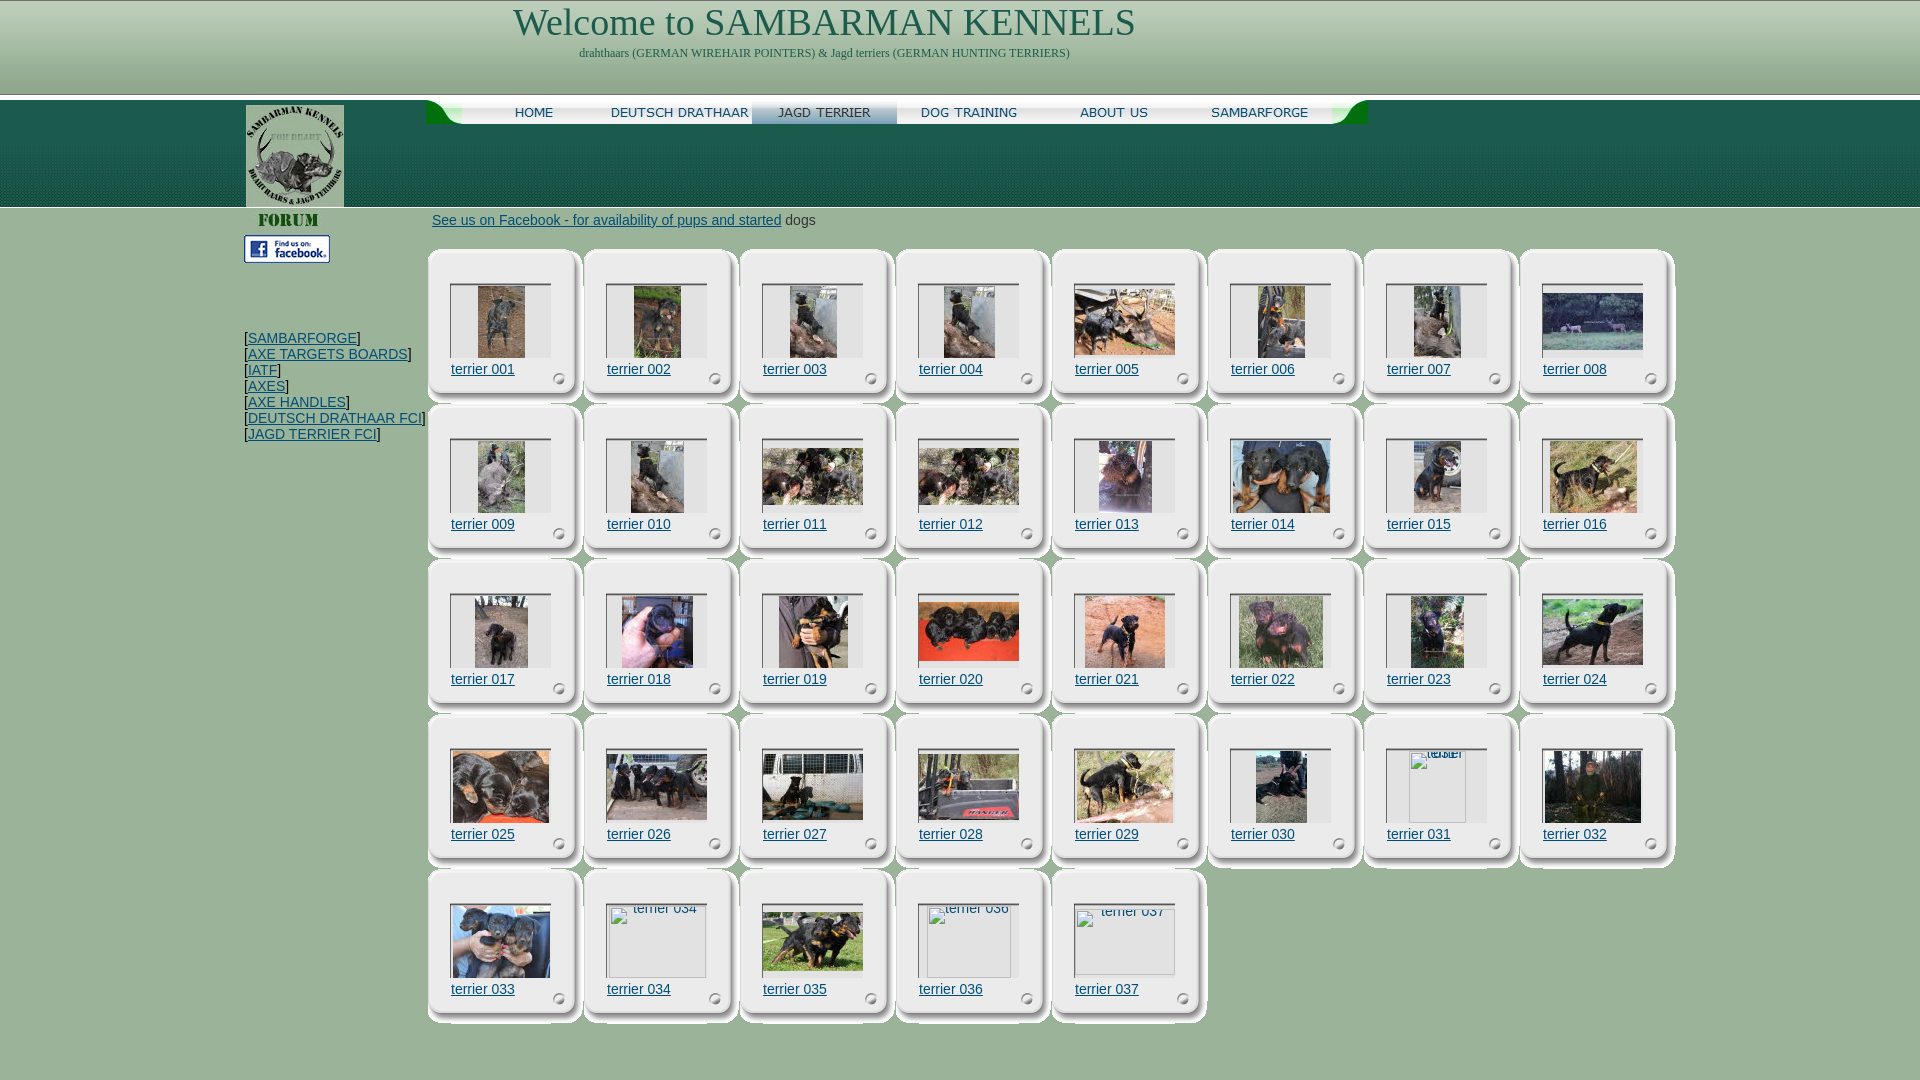 The image size is (1920, 1080). What do you see at coordinates (969, 785) in the screenshot?
I see `'terrier 028'` at bounding box center [969, 785].